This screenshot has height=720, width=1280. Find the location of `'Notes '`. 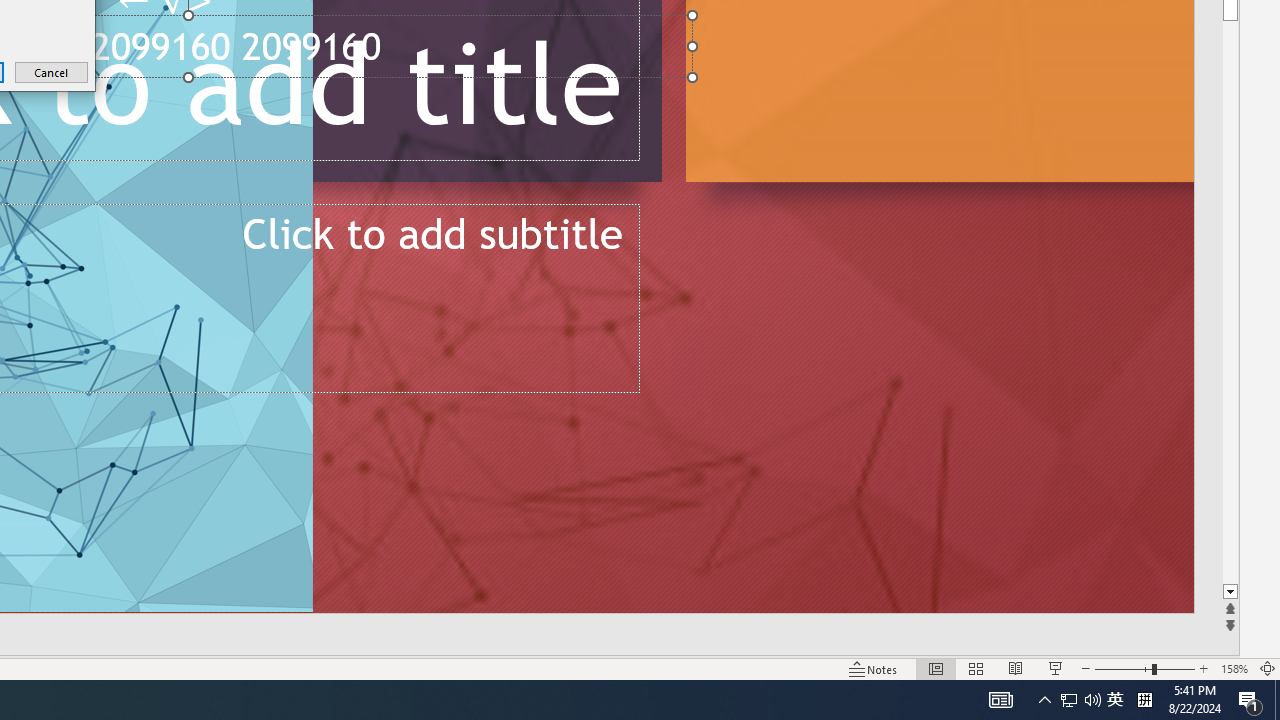

'Notes ' is located at coordinates (874, 669).